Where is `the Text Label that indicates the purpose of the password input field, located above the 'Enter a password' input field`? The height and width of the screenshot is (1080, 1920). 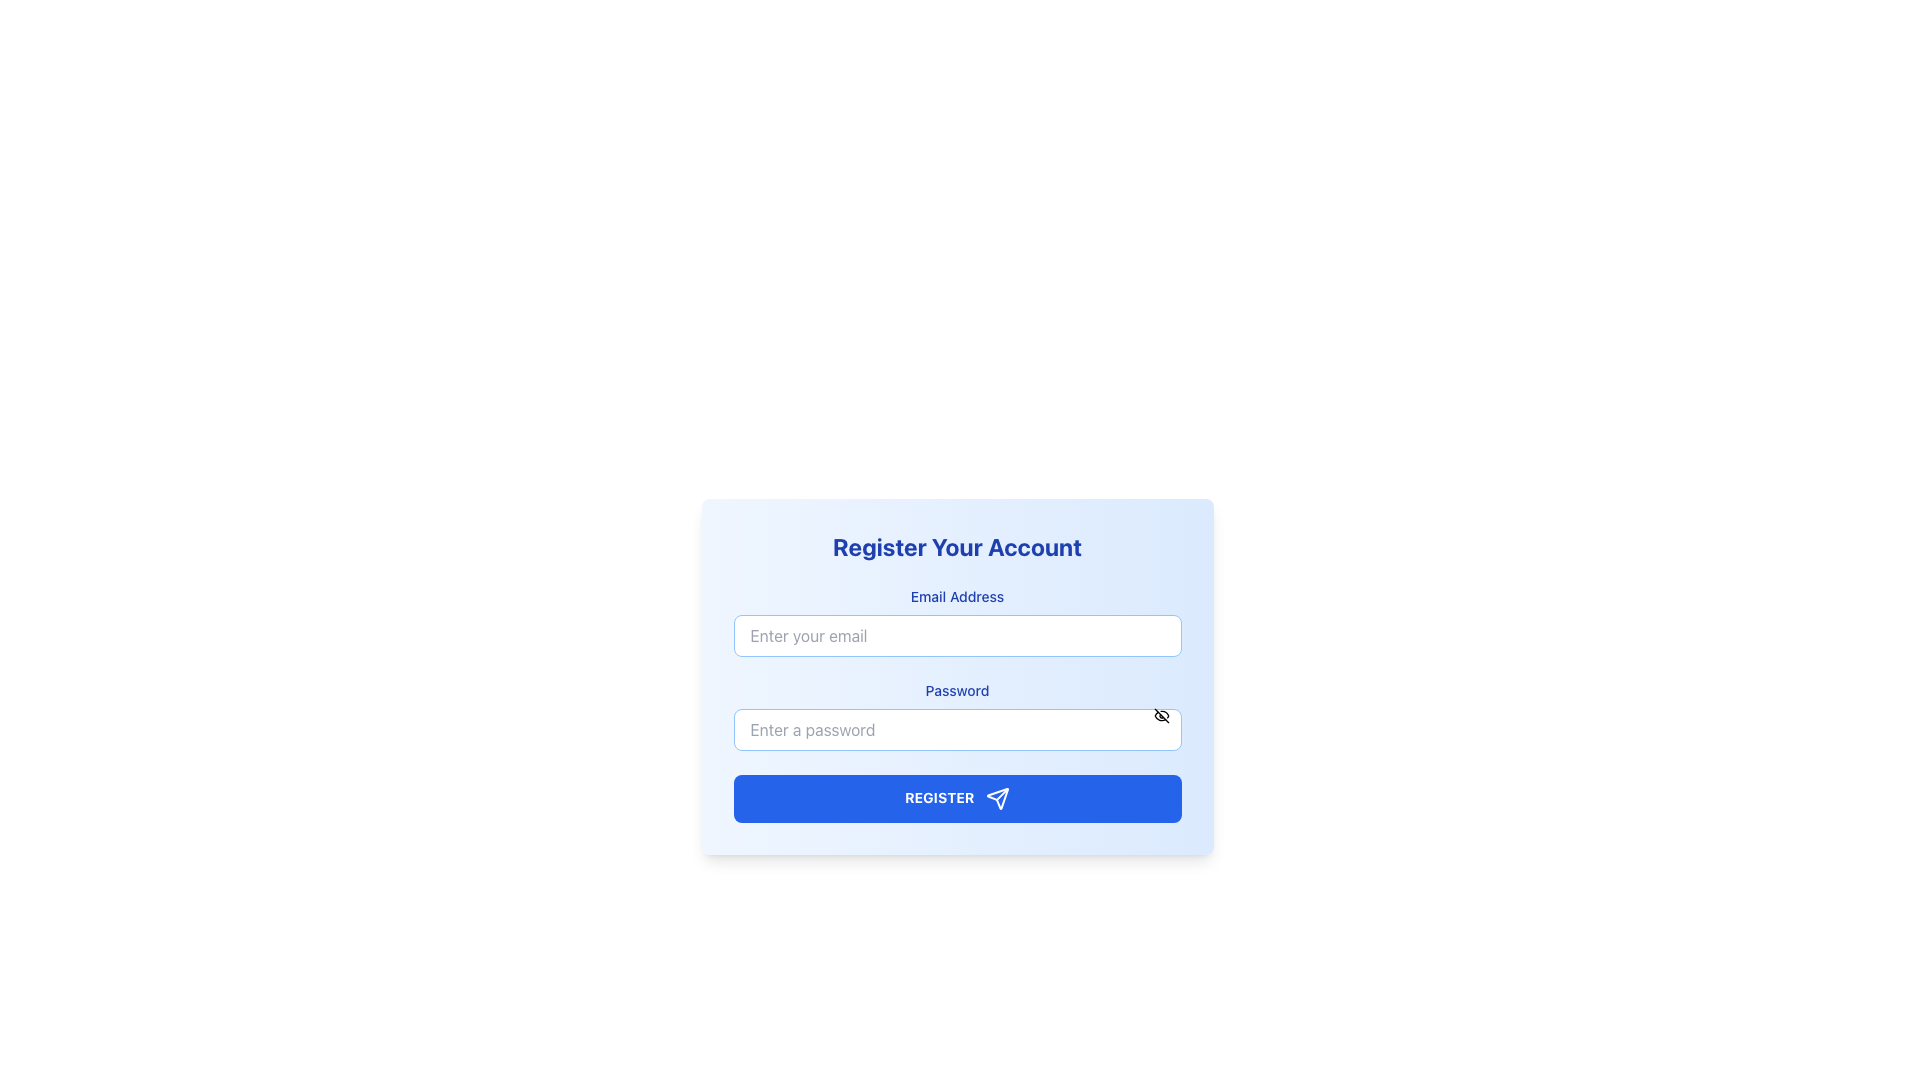
the Text Label that indicates the purpose of the password input field, located above the 'Enter a password' input field is located at coordinates (956, 689).